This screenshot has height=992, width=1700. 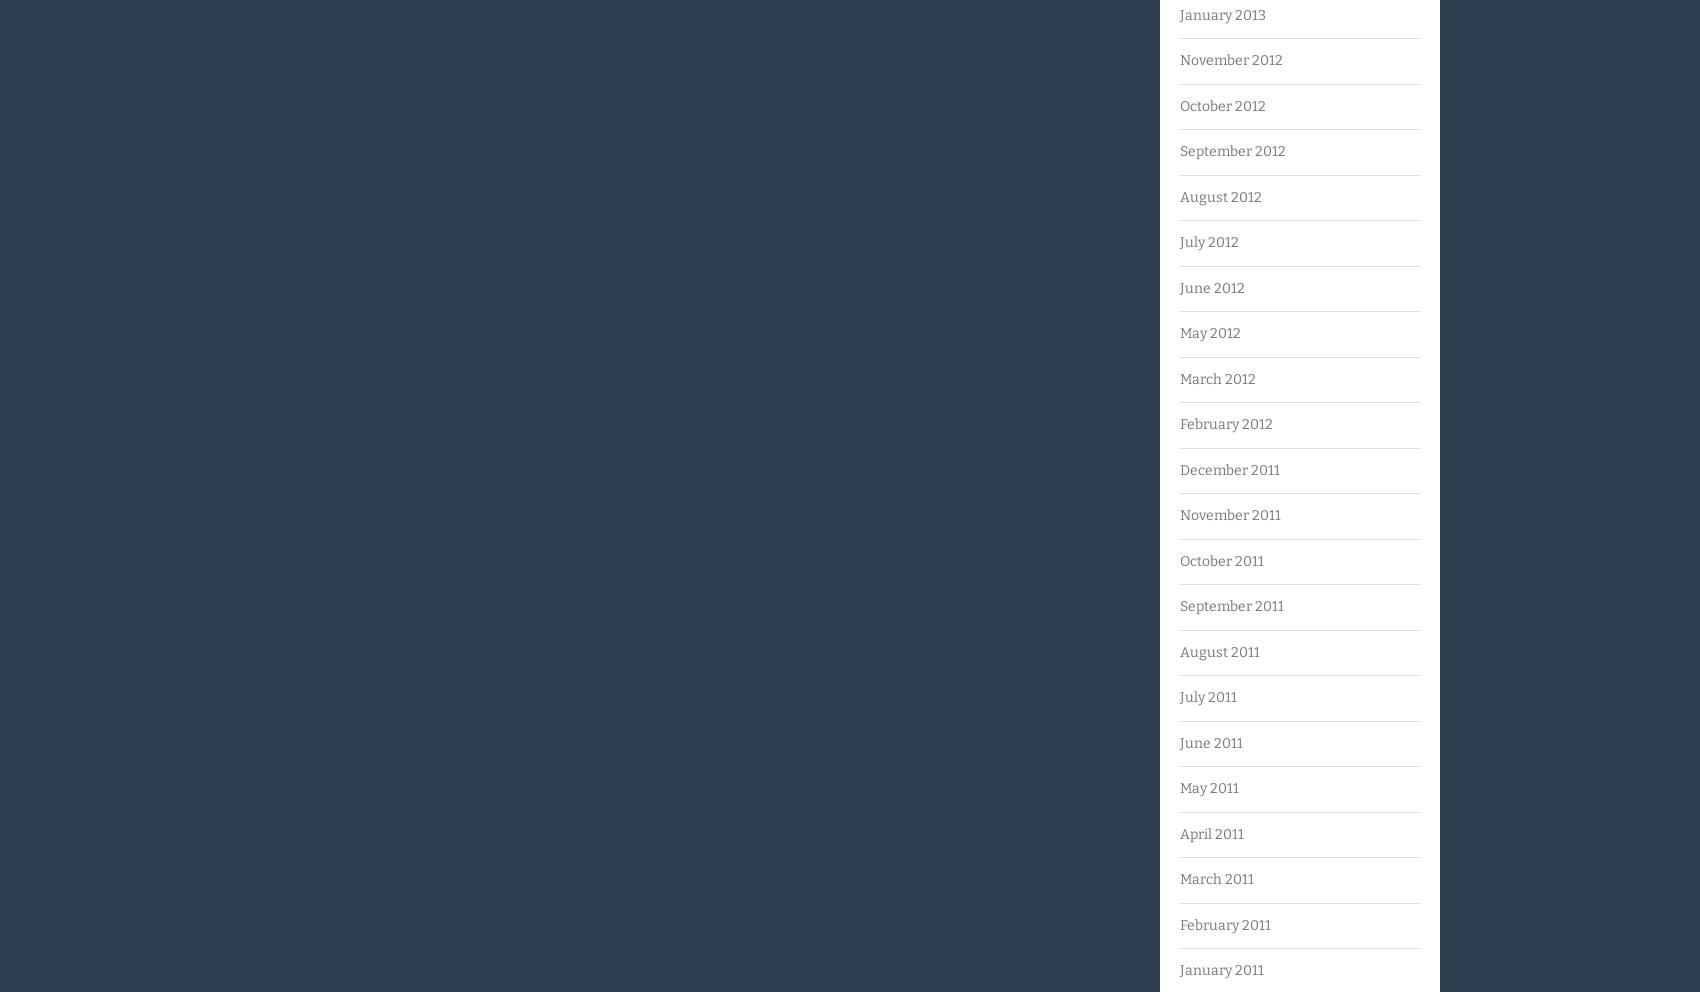 What do you see at coordinates (1232, 151) in the screenshot?
I see `'September 2012'` at bounding box center [1232, 151].